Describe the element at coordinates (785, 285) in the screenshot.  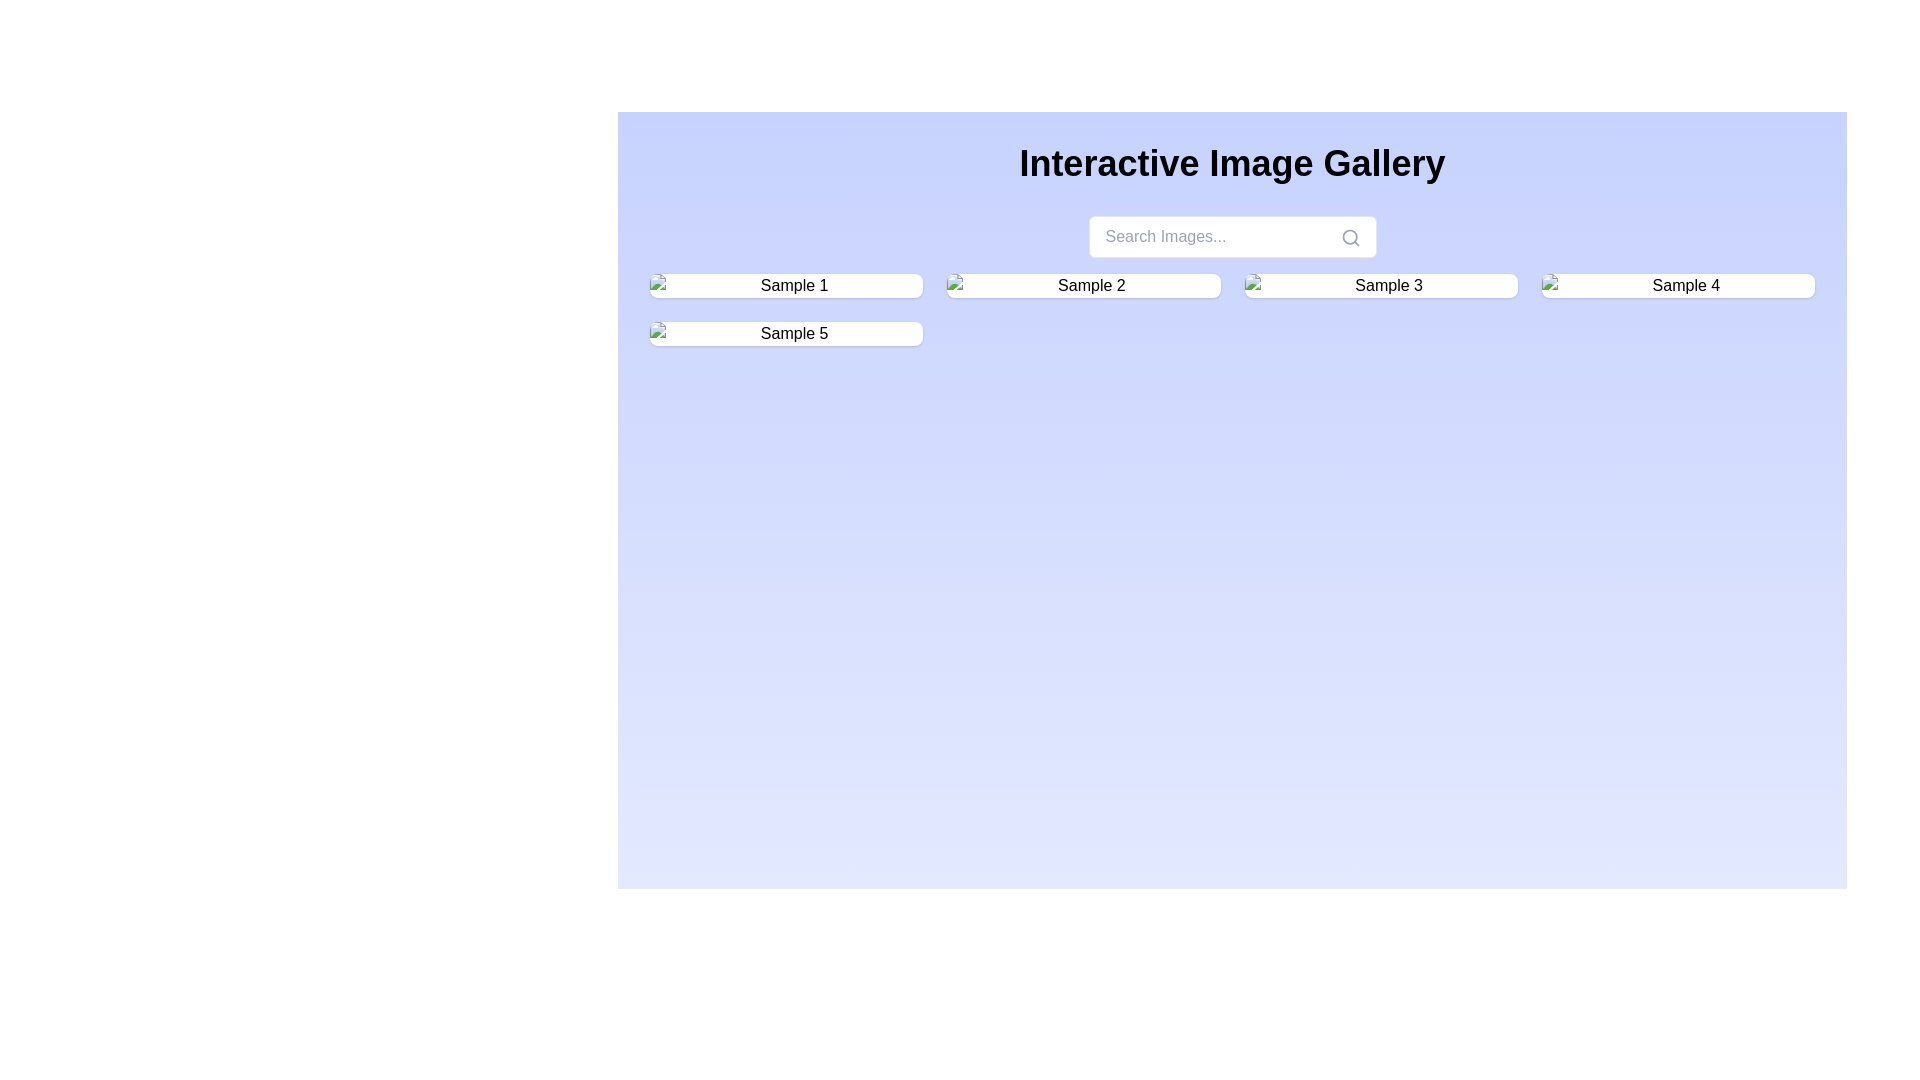
I see `the first Interactive Image Card in the grid layout, positioned at the top left corner, directly above the card labeled 'Sample 5'` at that location.